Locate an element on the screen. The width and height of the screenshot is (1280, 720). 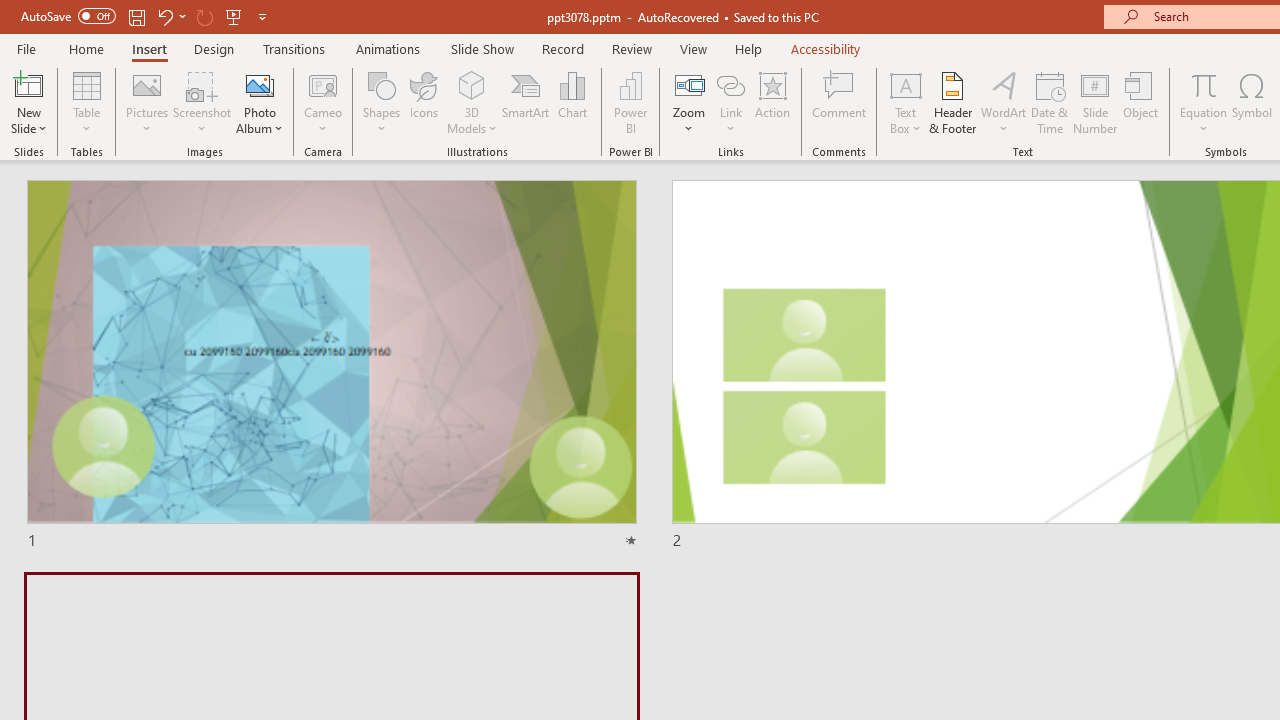
'Link' is located at coordinates (730, 103).